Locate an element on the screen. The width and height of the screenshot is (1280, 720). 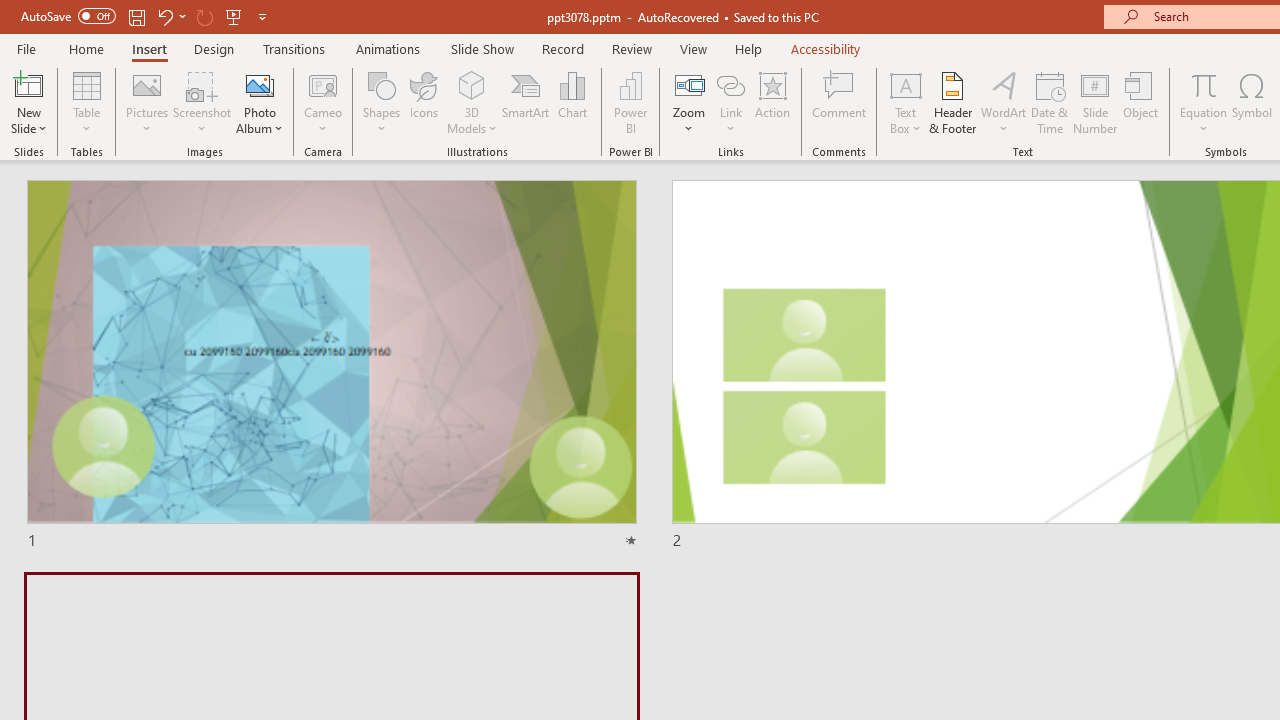
'Link' is located at coordinates (730, 103).